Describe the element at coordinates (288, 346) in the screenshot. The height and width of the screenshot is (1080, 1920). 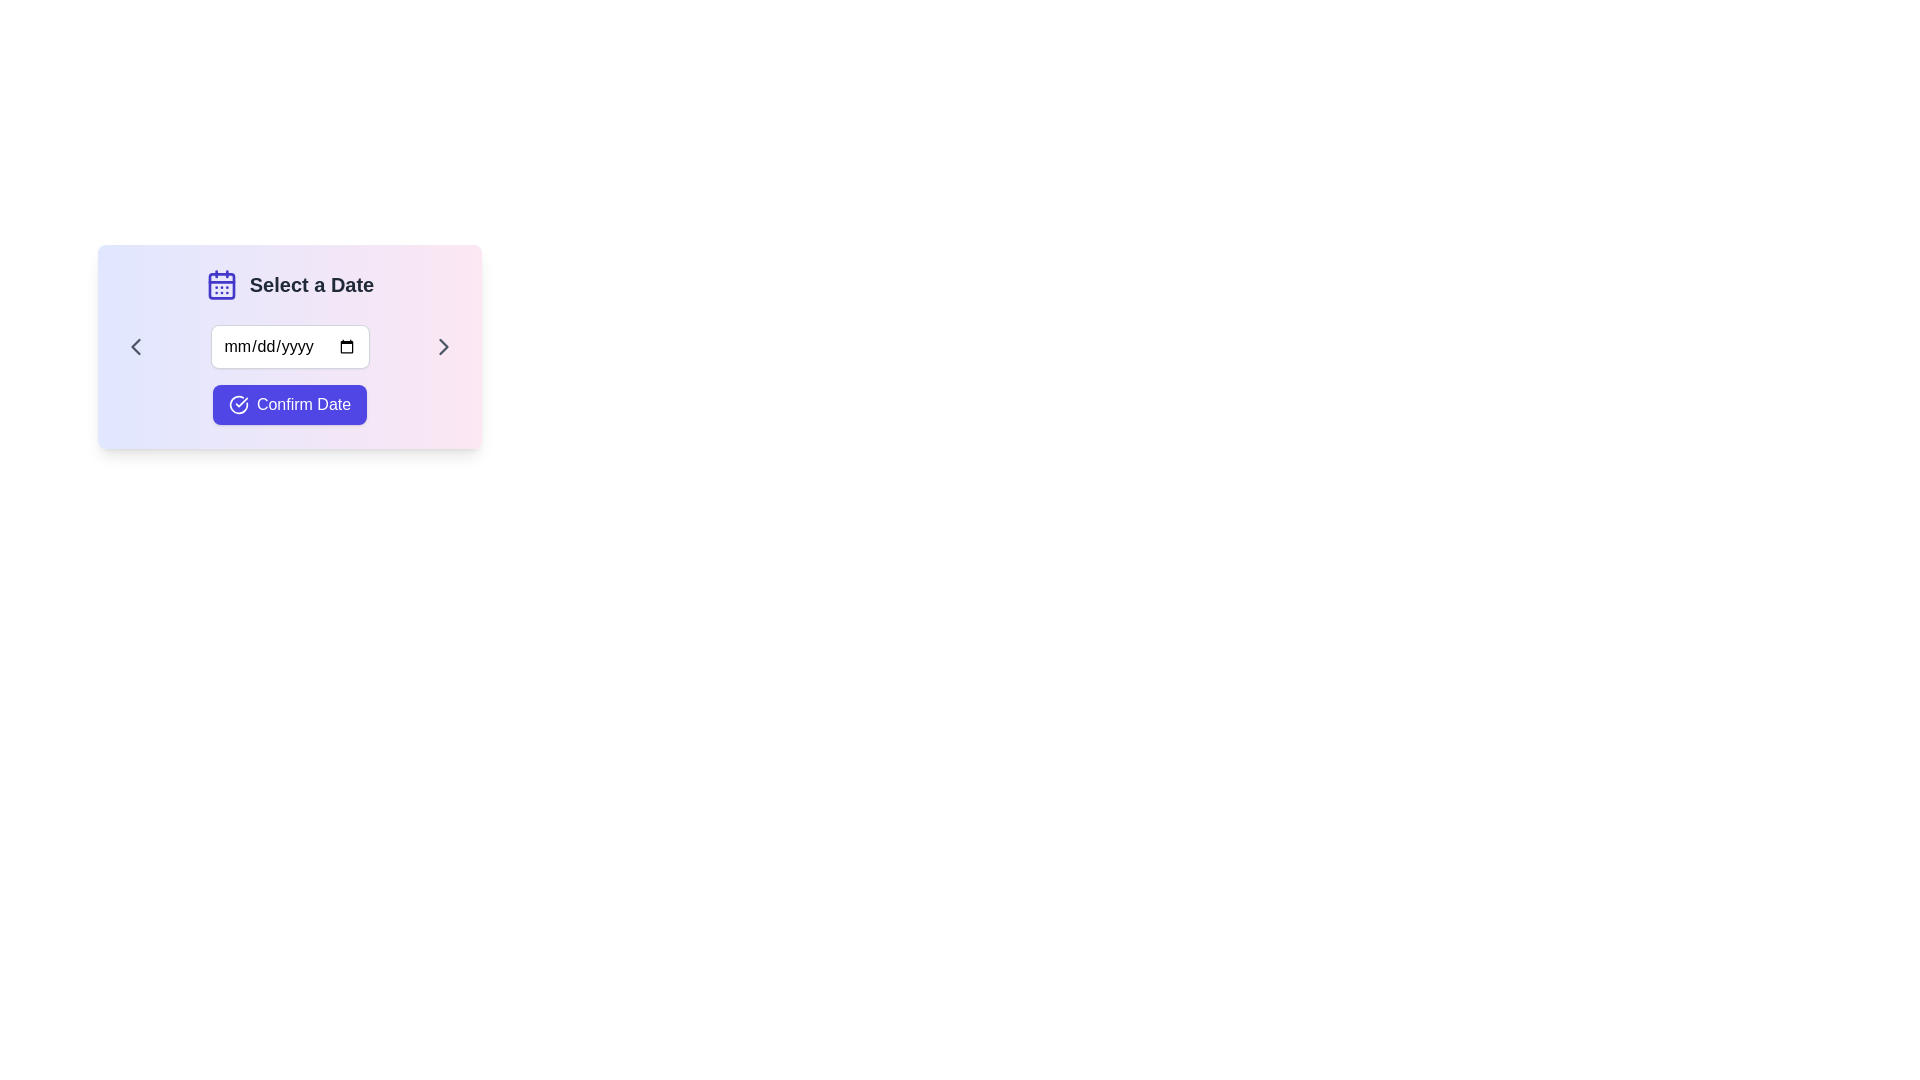
I see `the Date Input Field with placeholder text 'mm/dd/yyyy' to focus on the input` at that location.